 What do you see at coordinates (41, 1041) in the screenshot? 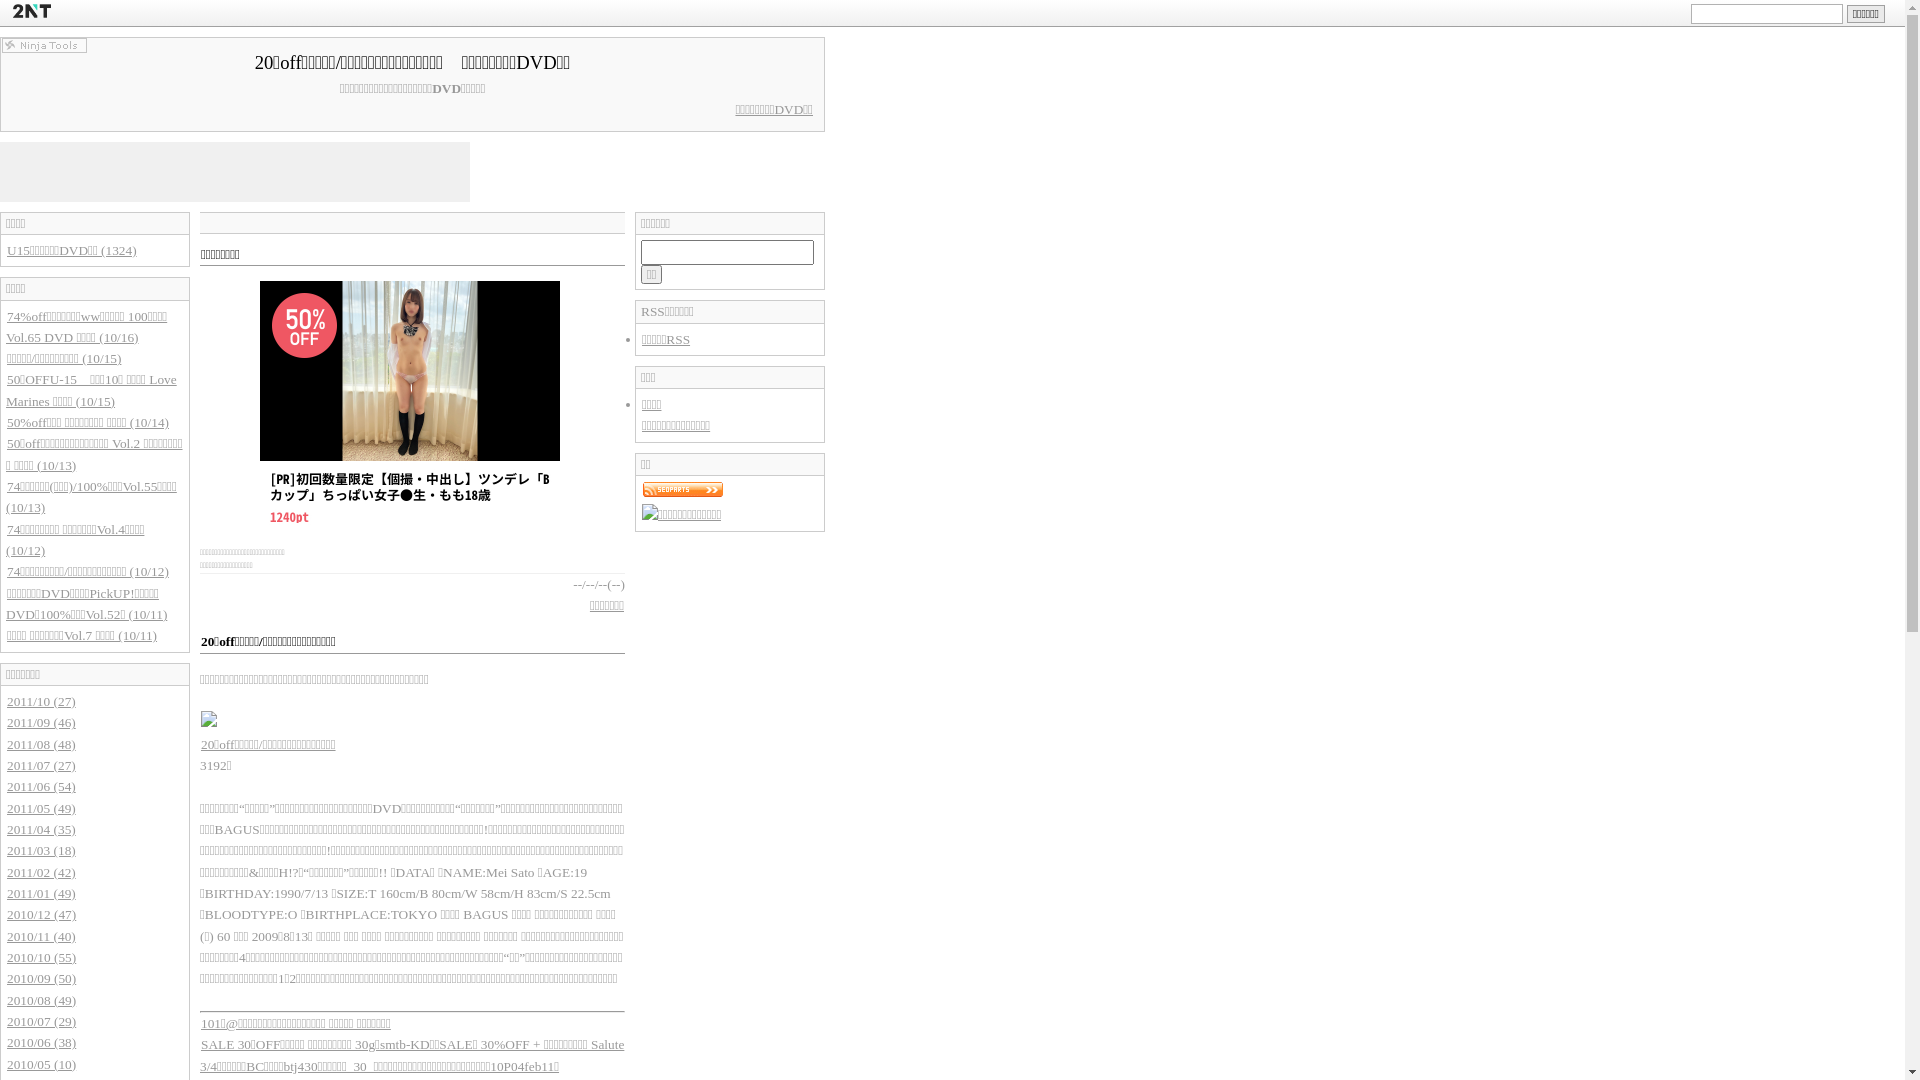
I see `'2010/06 (38)'` at bounding box center [41, 1041].